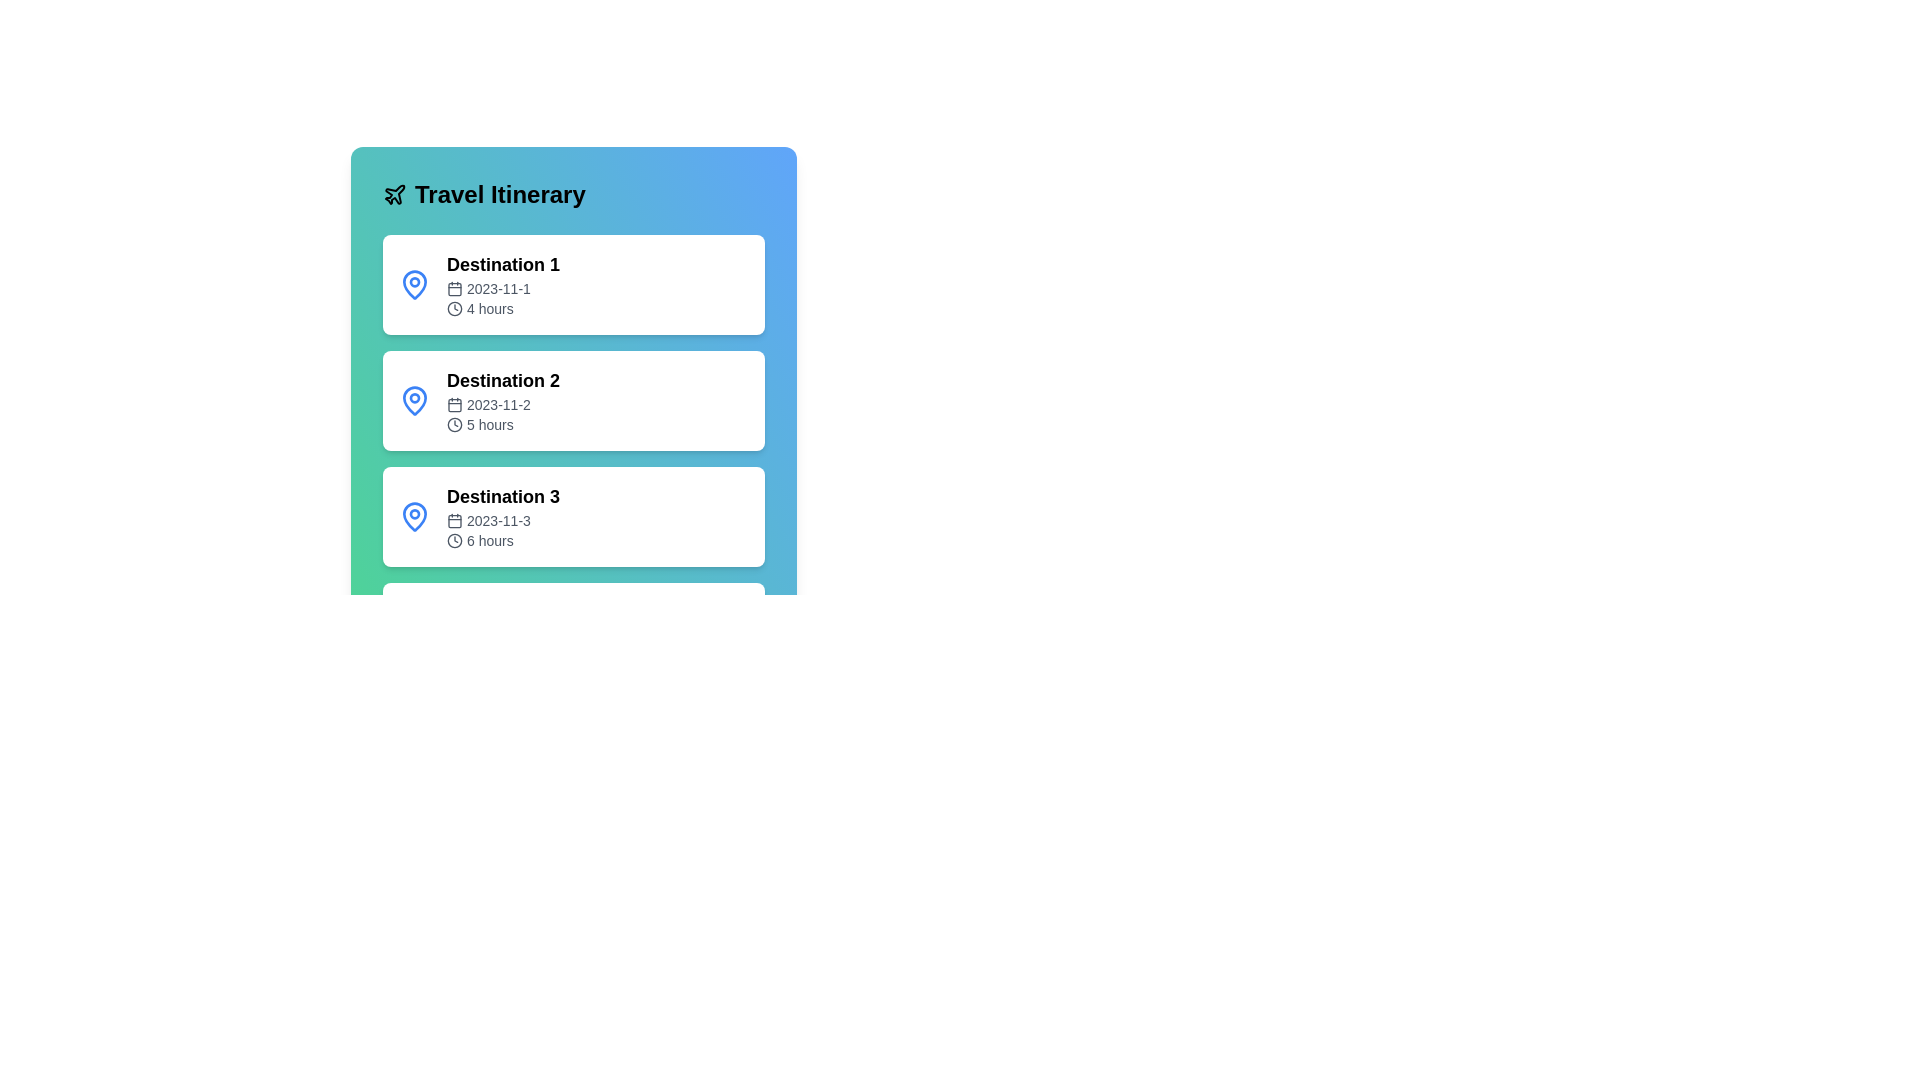 This screenshot has height=1080, width=1920. Describe the element at coordinates (413, 401) in the screenshot. I see `the blue pin-shaped icon located to the left of the 'Destination 2' text, beneath the 'Destination 1' entry` at that location.